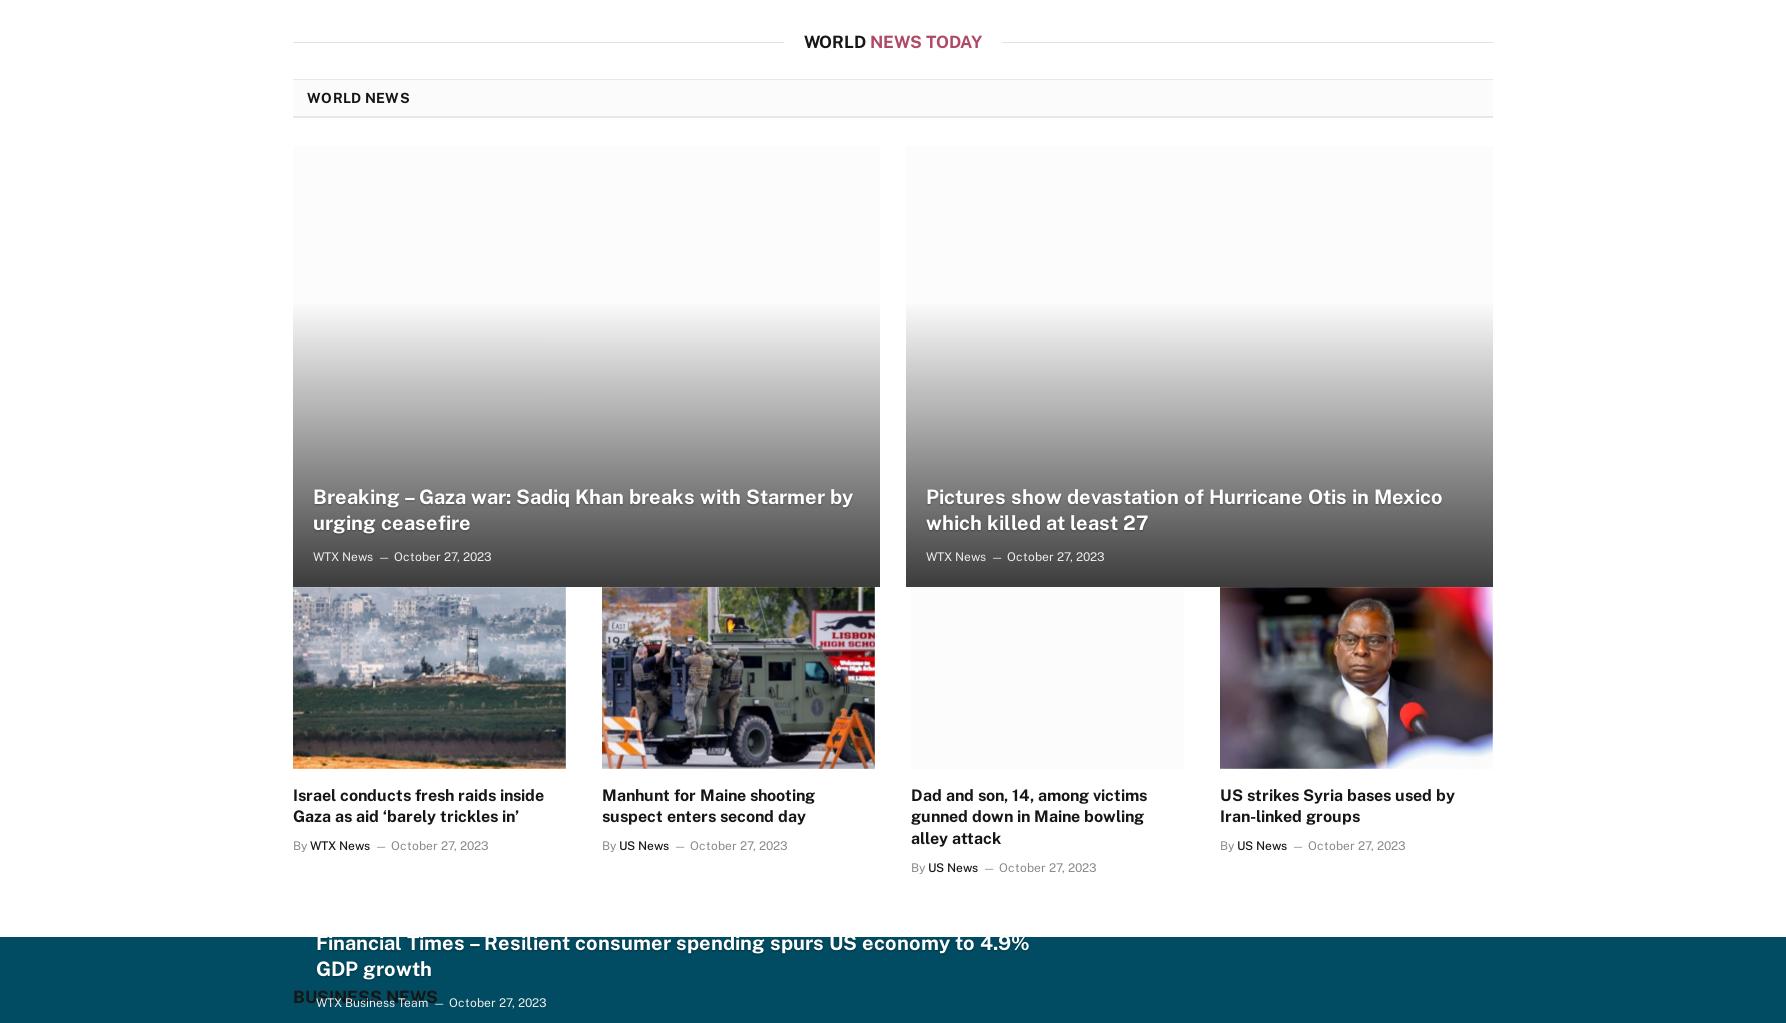 The width and height of the screenshot is (1786, 1023). I want to click on 'World News', so click(357, 96).